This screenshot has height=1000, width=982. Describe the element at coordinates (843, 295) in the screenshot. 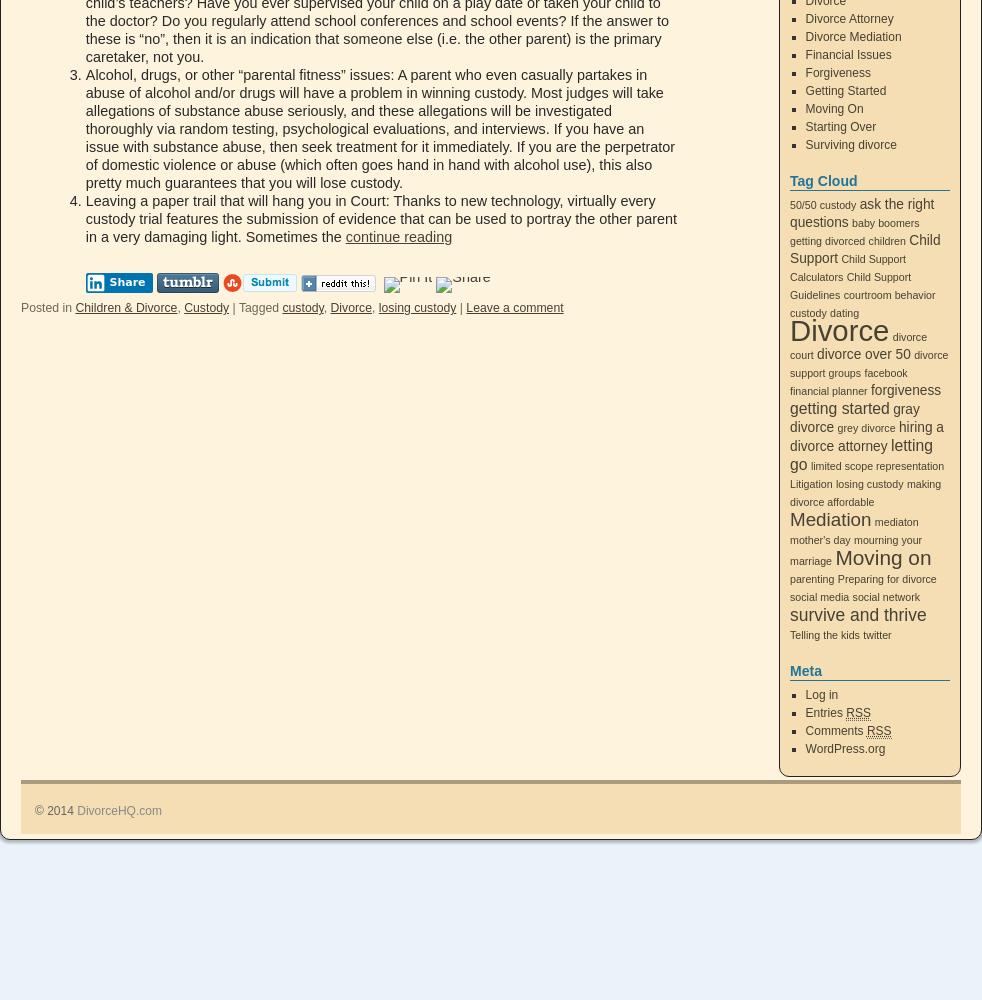

I see `'courtroom behavior'` at that location.